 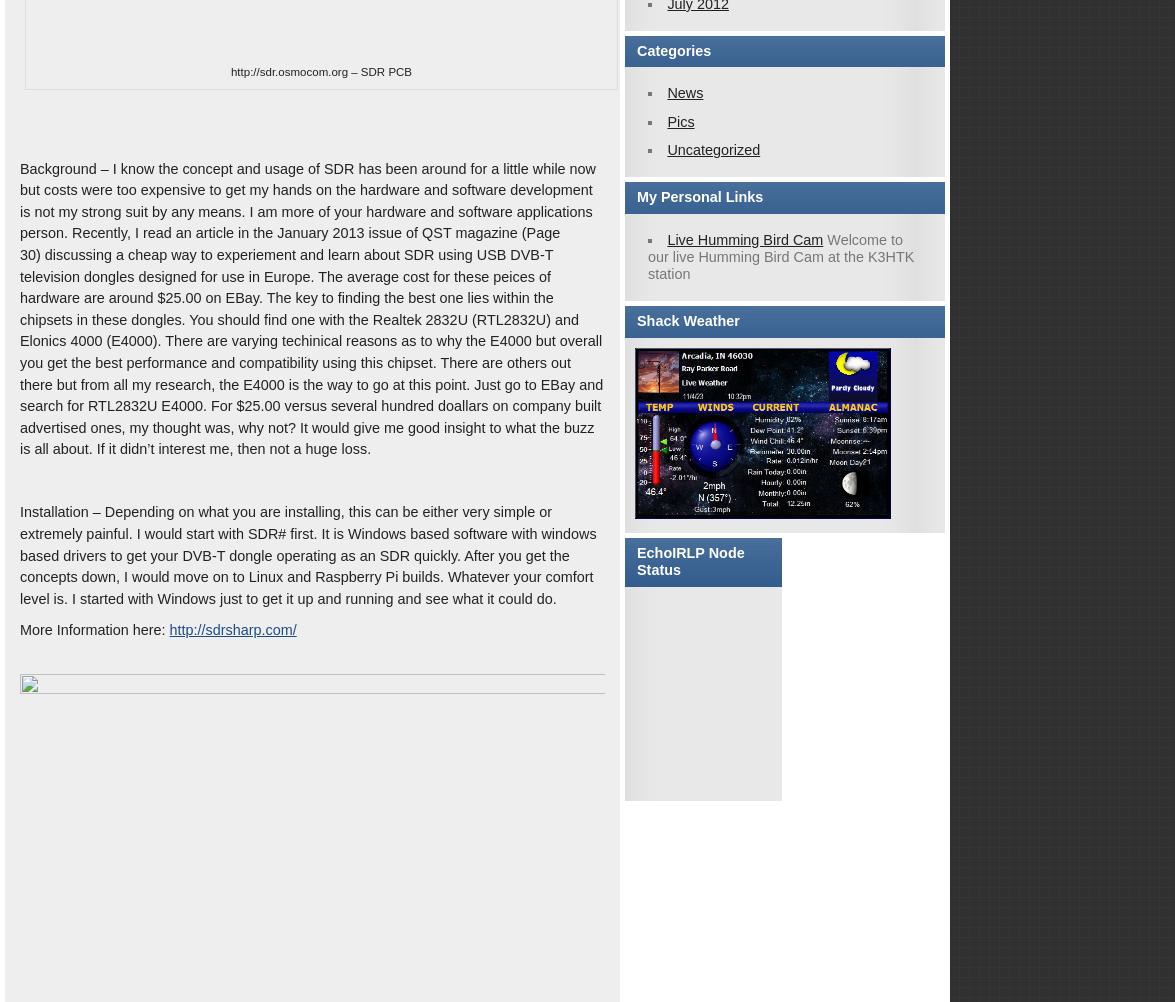 What do you see at coordinates (666, 120) in the screenshot?
I see `'Pics'` at bounding box center [666, 120].